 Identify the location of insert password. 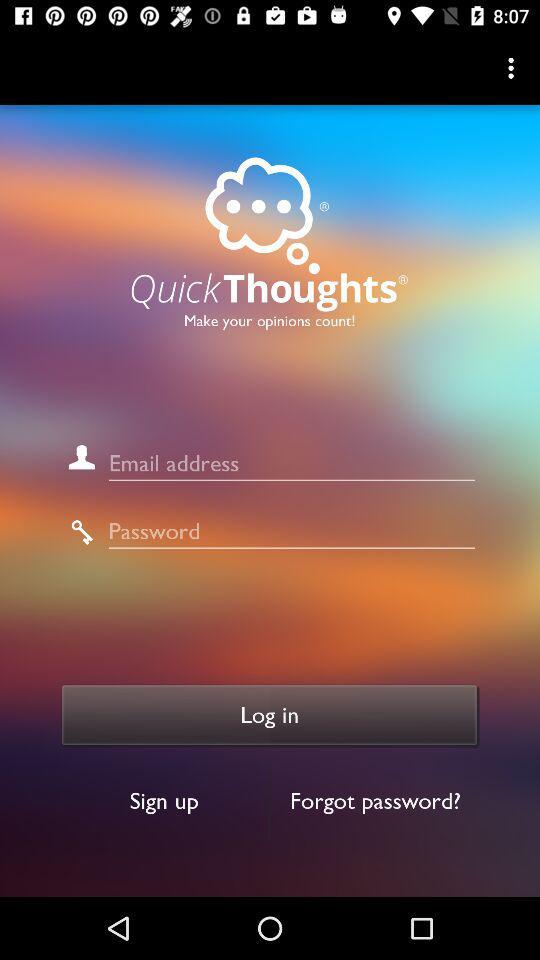
(290, 530).